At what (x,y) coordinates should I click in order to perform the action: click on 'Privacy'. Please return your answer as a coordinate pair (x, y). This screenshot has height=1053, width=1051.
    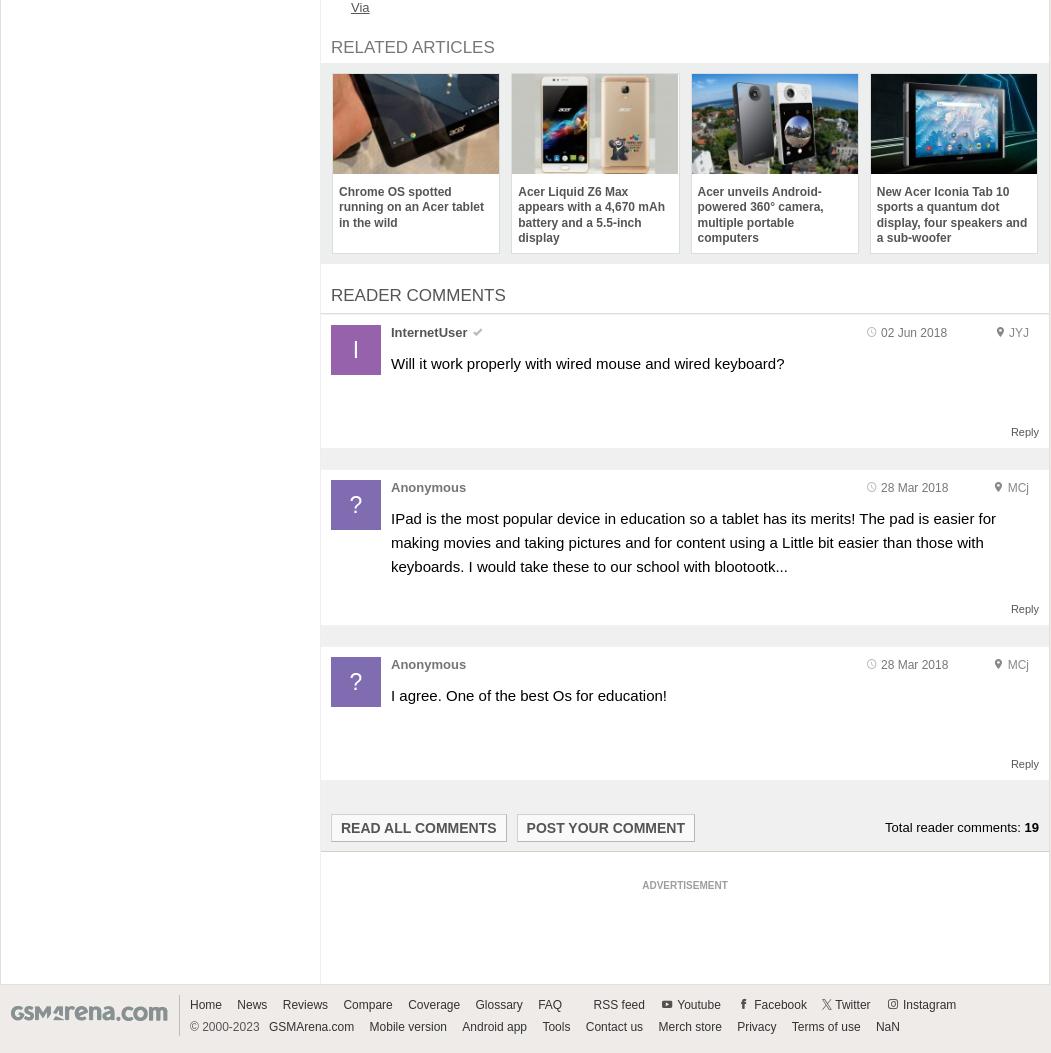
    Looking at the image, I should click on (756, 1025).